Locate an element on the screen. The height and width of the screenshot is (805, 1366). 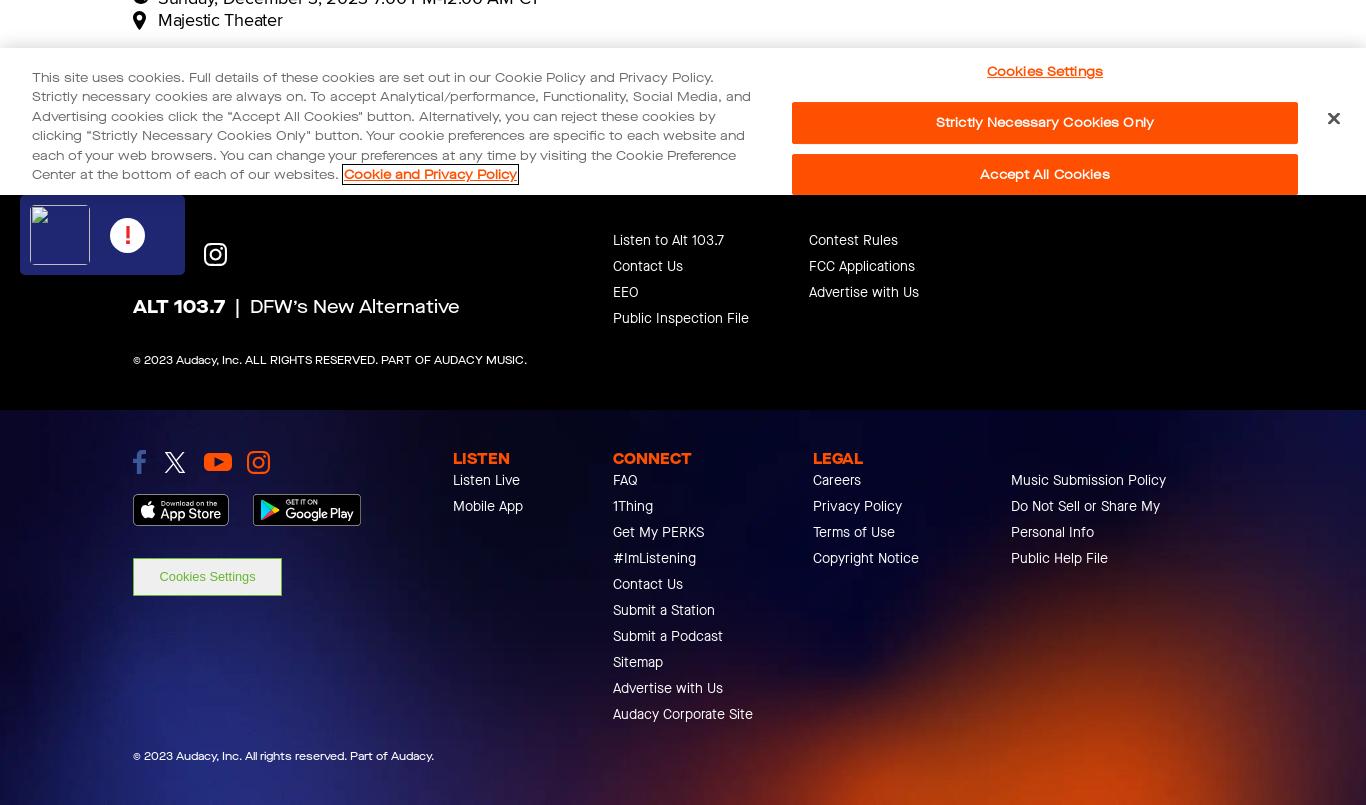
'EEO' is located at coordinates (612, 291).